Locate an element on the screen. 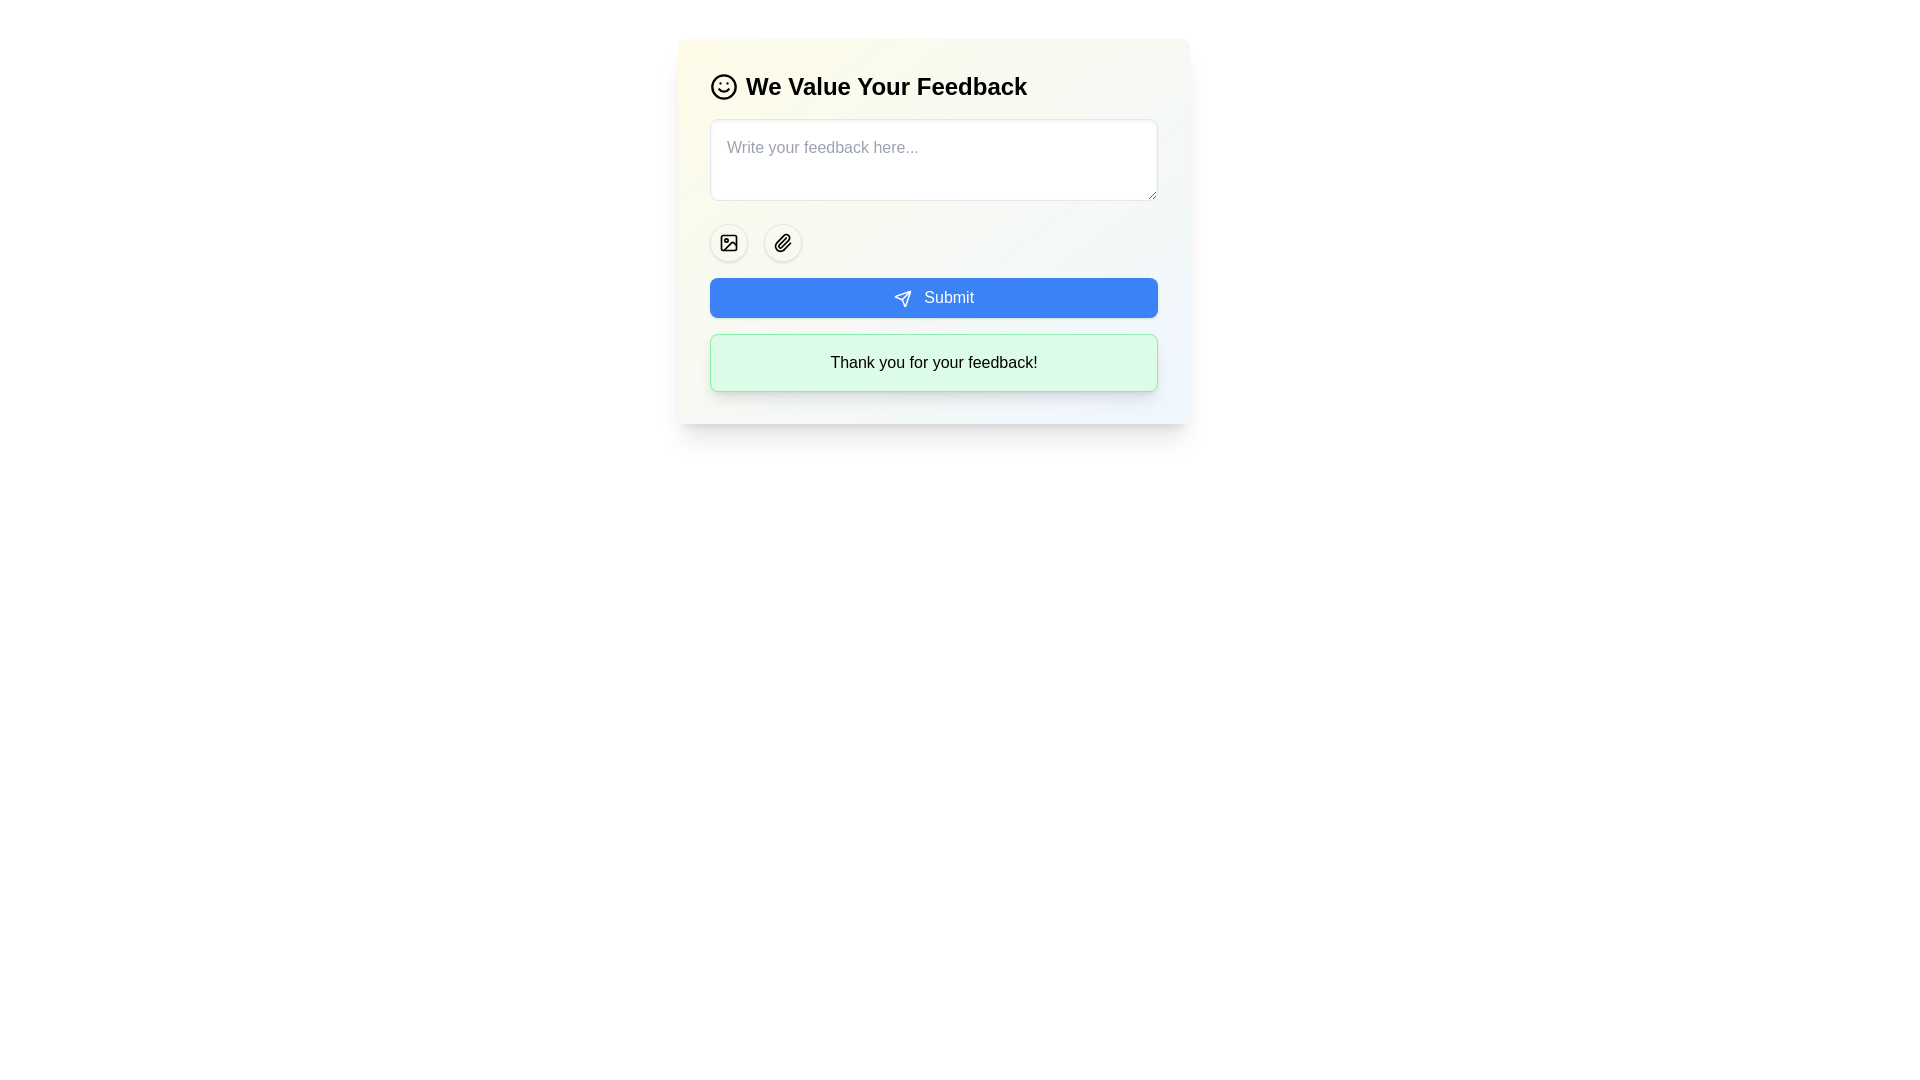 This screenshot has height=1080, width=1920. the attachment button on the toolbar located below the feedback input area is located at coordinates (933, 242).